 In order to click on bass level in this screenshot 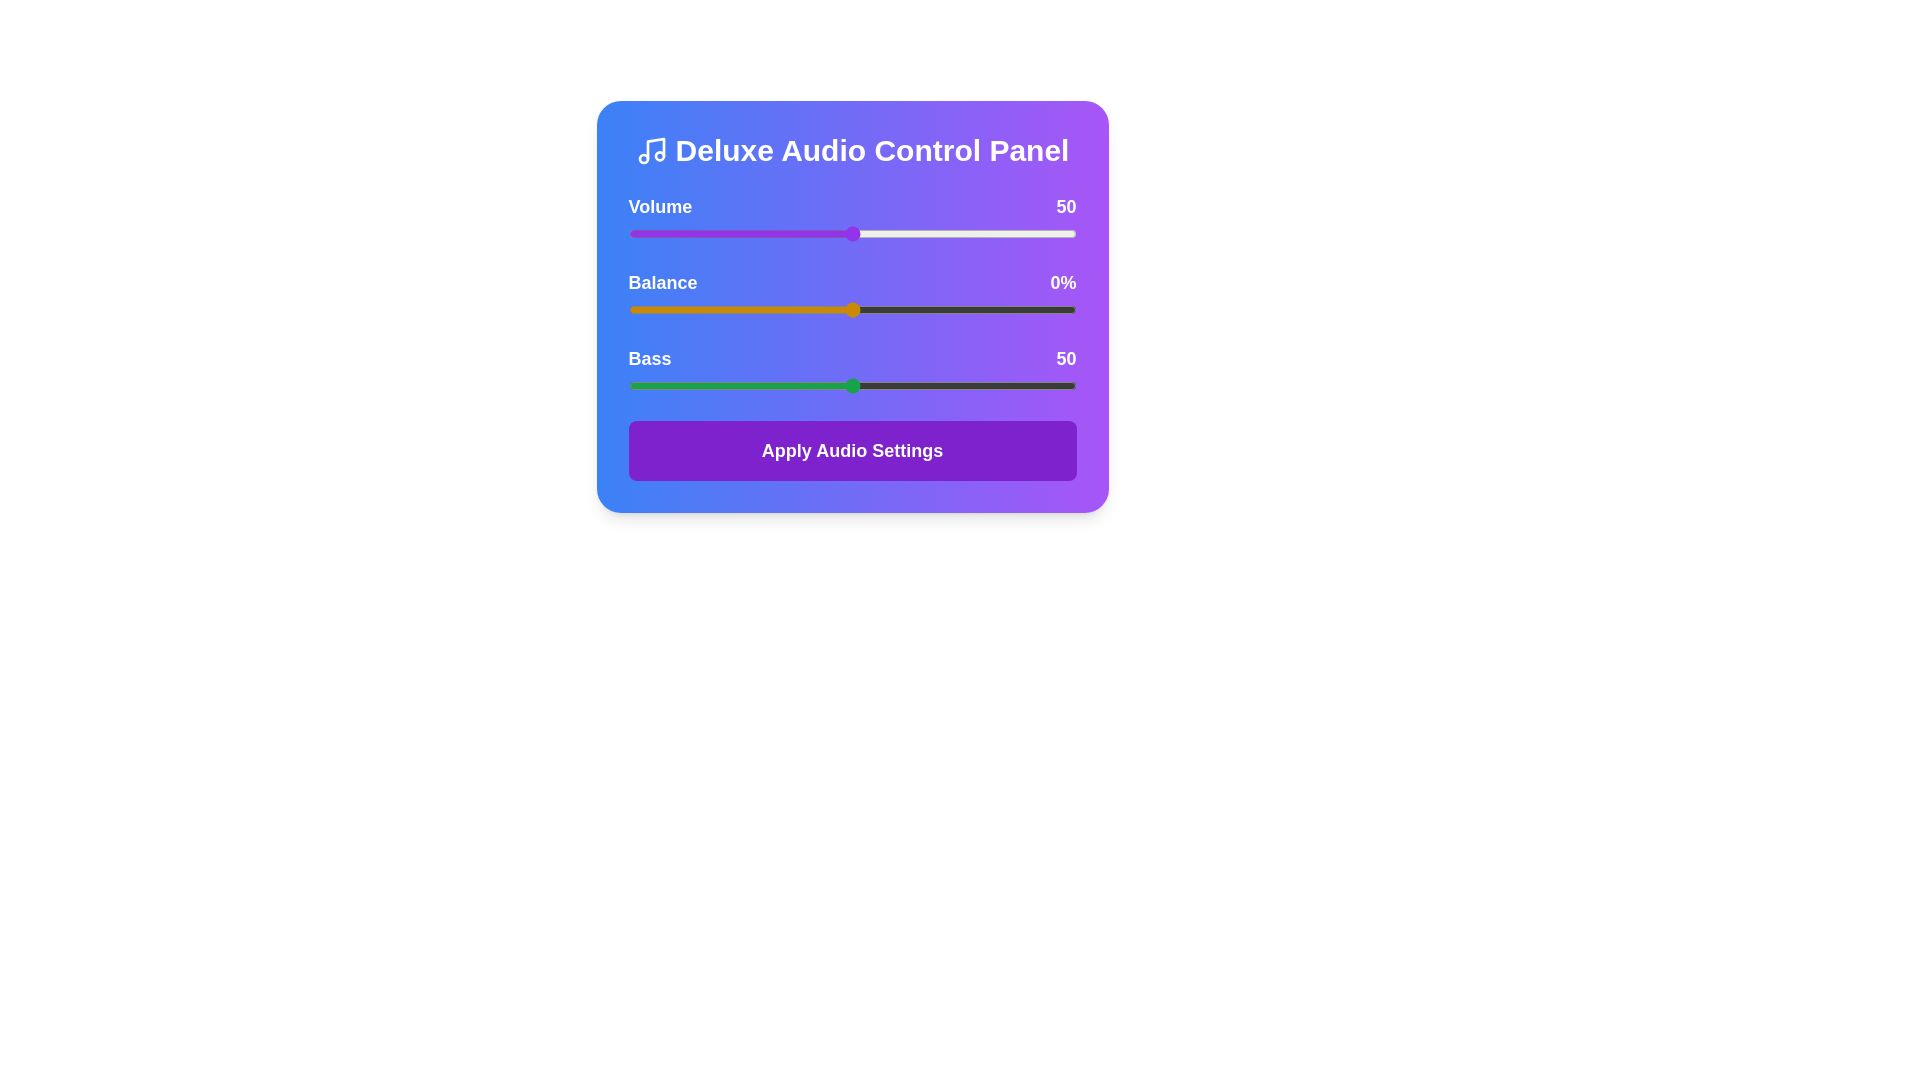, I will do `click(852, 385)`.